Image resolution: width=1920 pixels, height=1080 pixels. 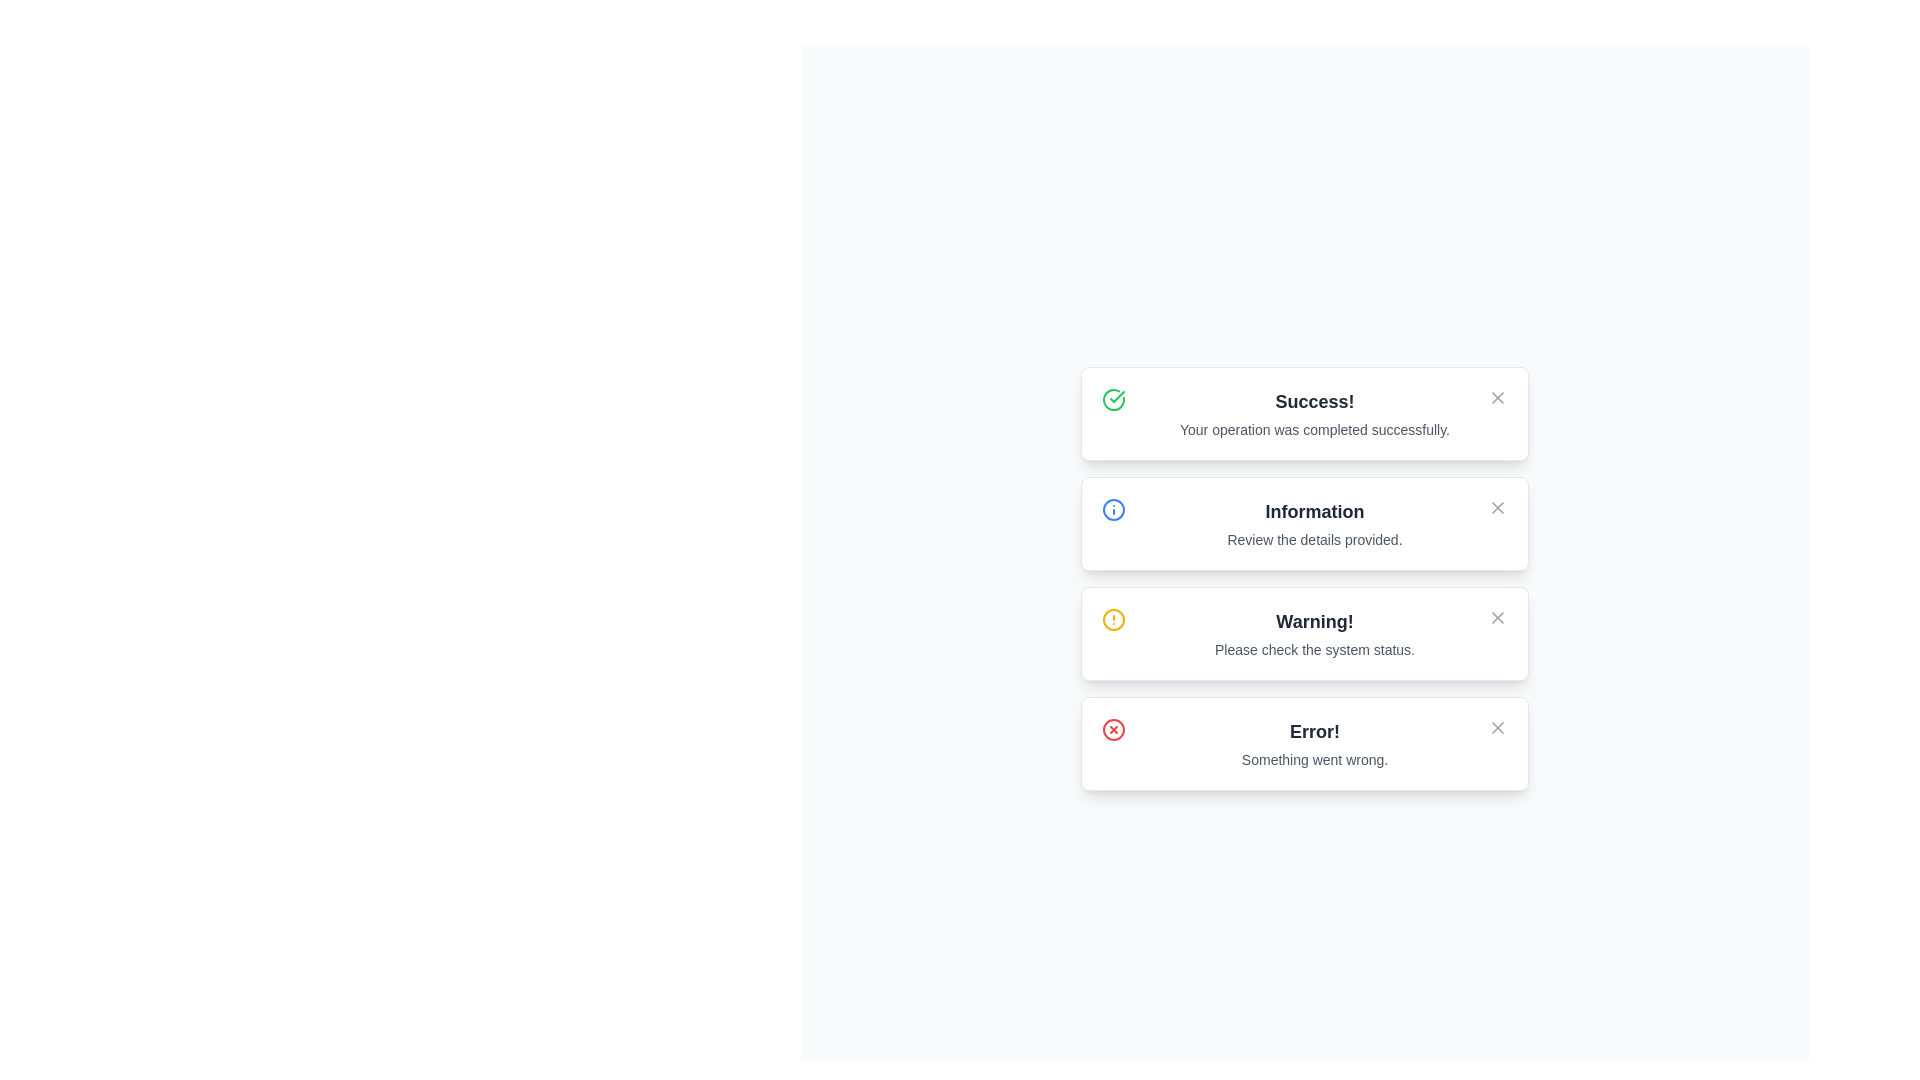 What do you see at coordinates (1315, 633) in the screenshot?
I see `the warning text block that has a bold title 'Warning!' and a subtitle 'Please check the system status.', positioned in the middle of a vertically stacked list of information cards` at bounding box center [1315, 633].